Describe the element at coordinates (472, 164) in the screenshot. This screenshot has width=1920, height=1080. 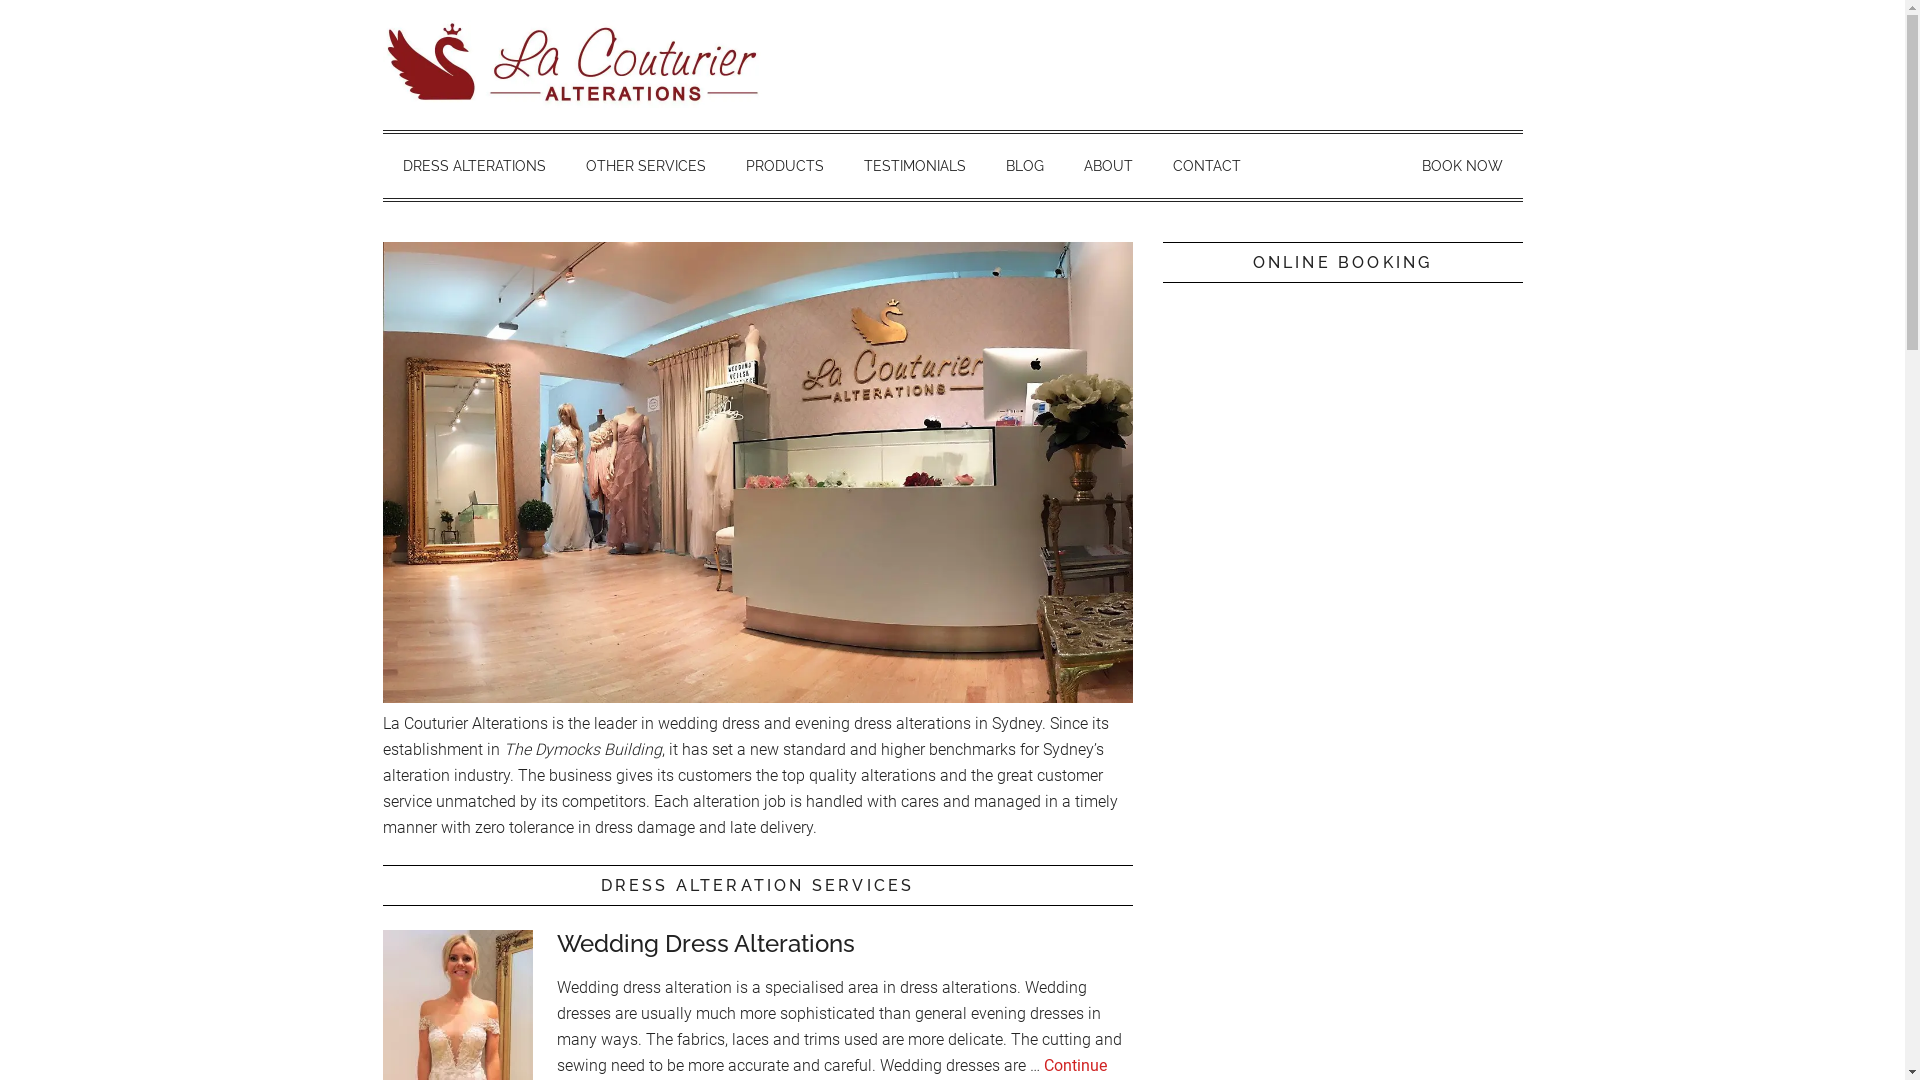
I see `'DRESS ALTERATIONS'` at that location.